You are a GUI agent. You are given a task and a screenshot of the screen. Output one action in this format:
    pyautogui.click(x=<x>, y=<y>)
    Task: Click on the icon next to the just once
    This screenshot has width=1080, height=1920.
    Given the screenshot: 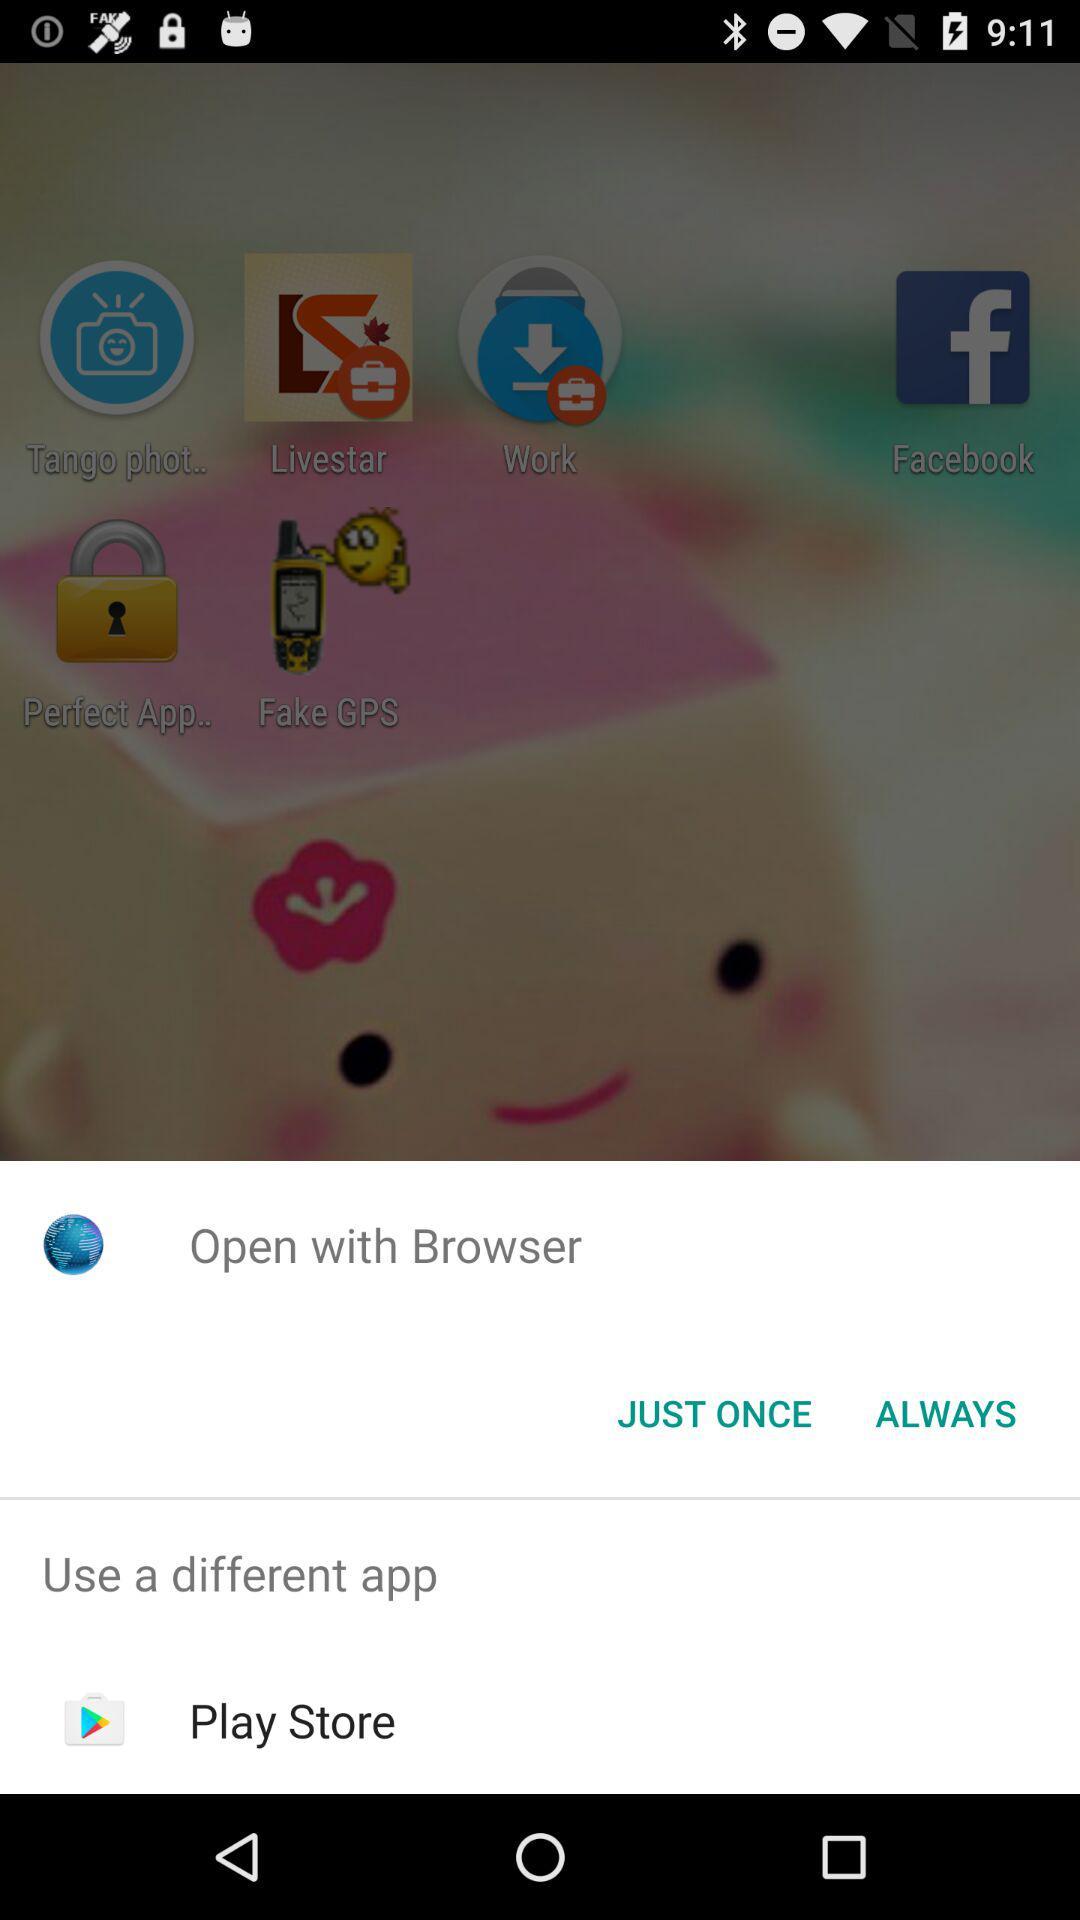 What is the action you would take?
    pyautogui.click(x=945, y=1411)
    